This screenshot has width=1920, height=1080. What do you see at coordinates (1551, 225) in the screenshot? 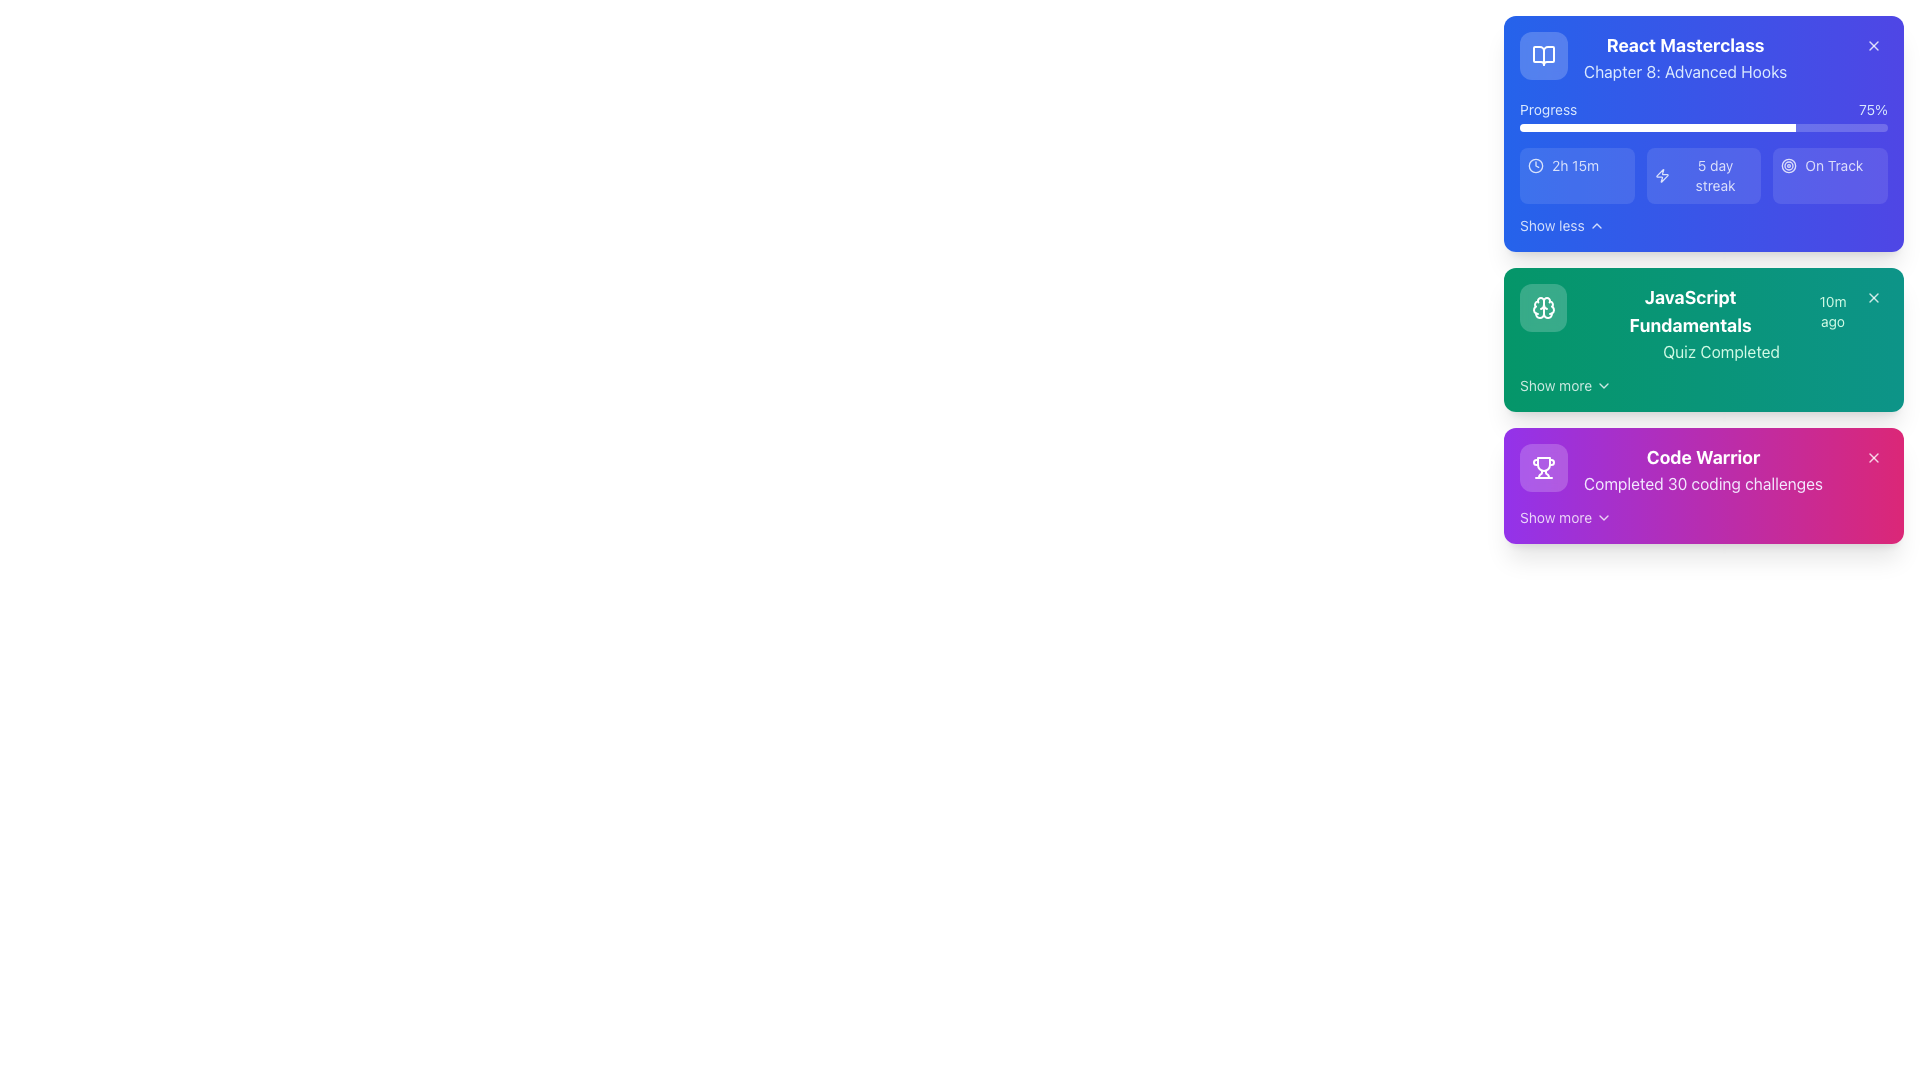
I see `the static text label that indicates a toggle action to collapse the content of the card, located in the blue card at the top of the vertical layout of cards` at bounding box center [1551, 225].